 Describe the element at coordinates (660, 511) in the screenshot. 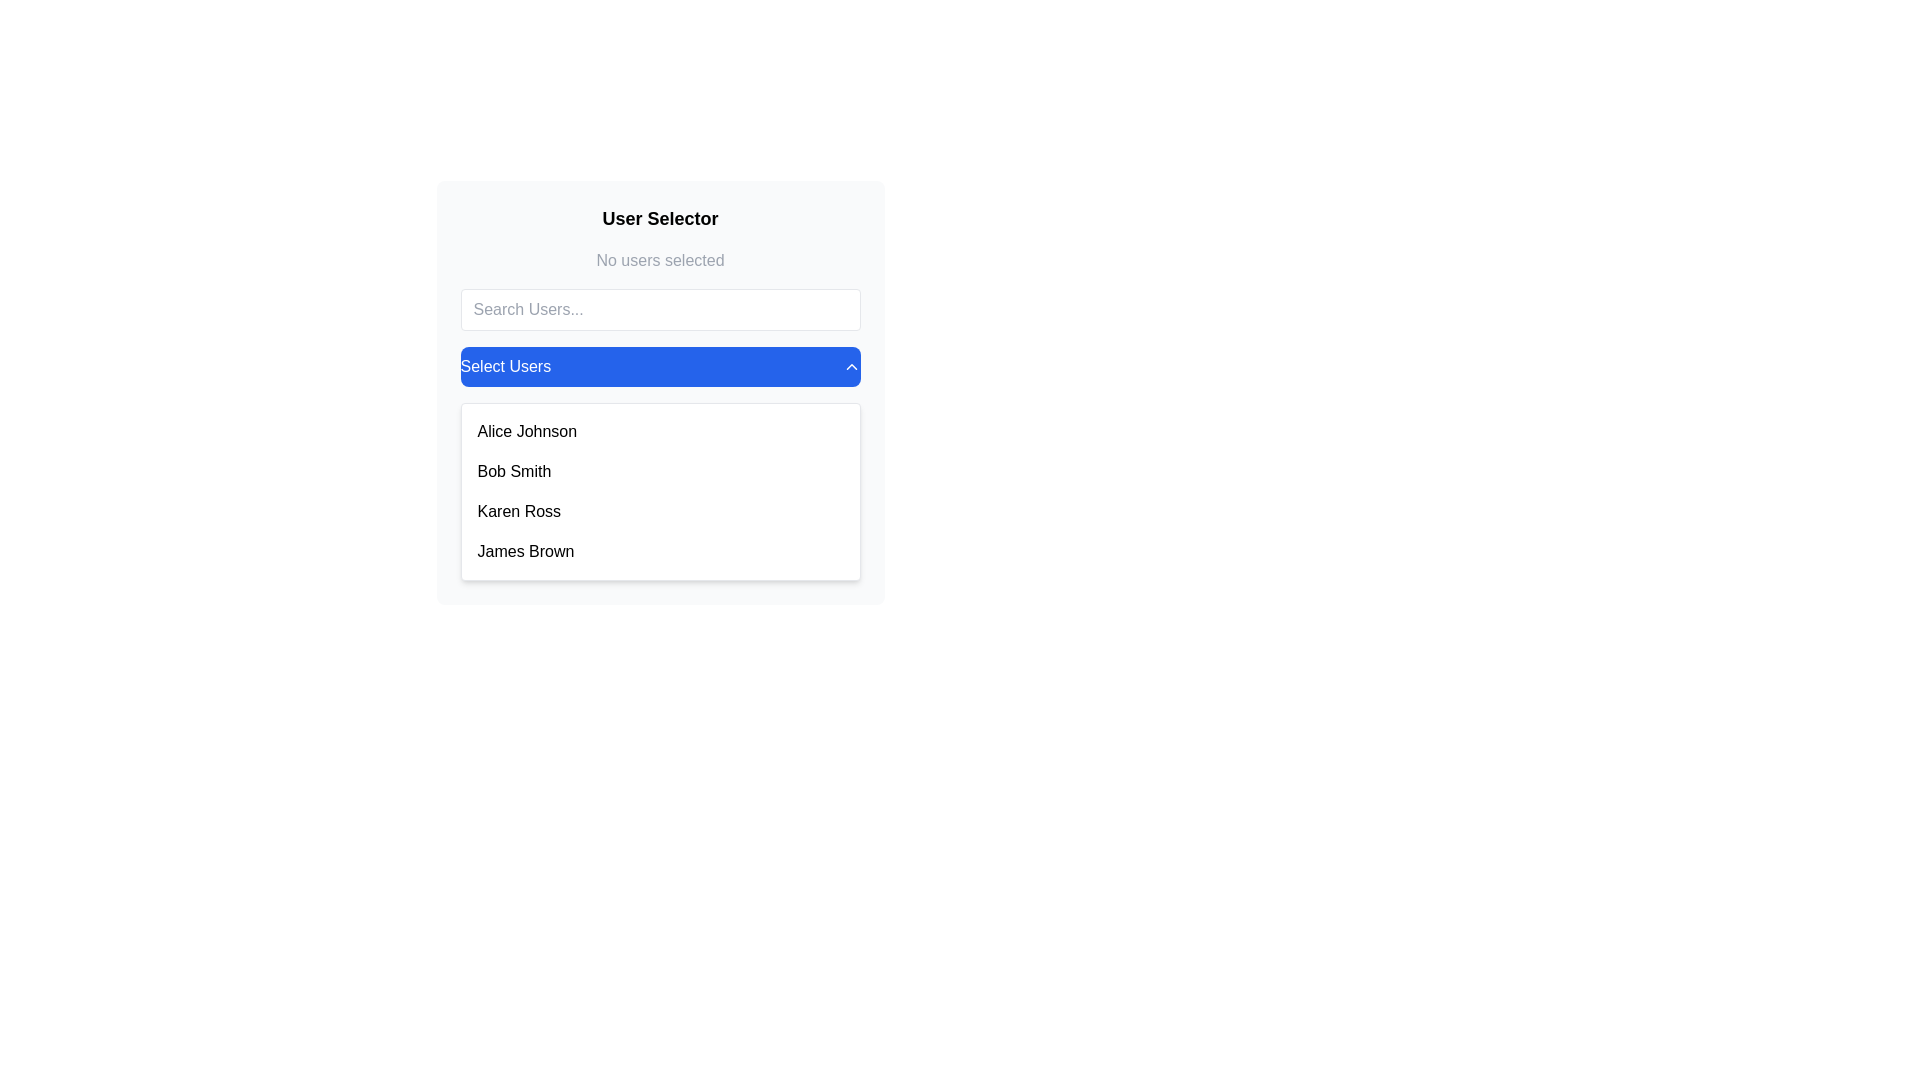

I see `the list item labeled 'Karen Ross'` at that location.